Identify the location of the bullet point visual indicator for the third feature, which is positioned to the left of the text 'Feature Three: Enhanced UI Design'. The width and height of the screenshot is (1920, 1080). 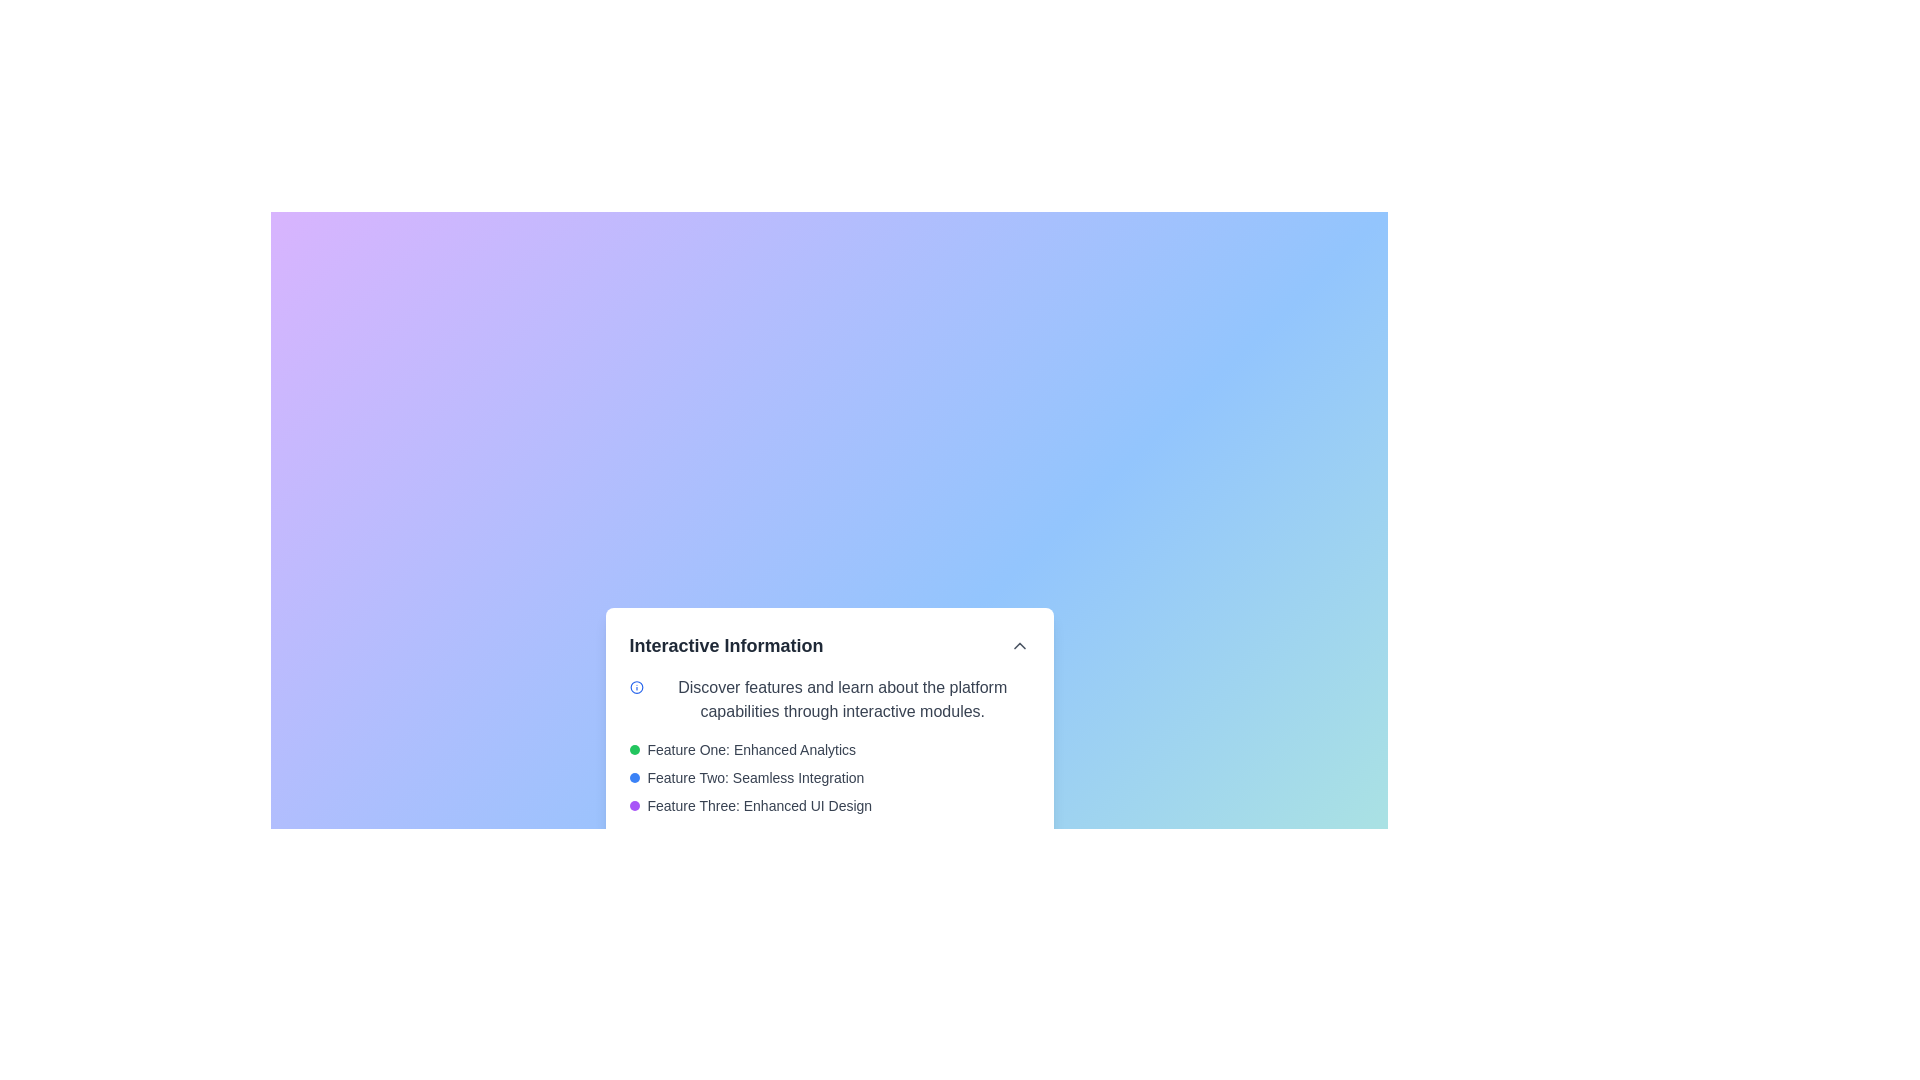
(633, 805).